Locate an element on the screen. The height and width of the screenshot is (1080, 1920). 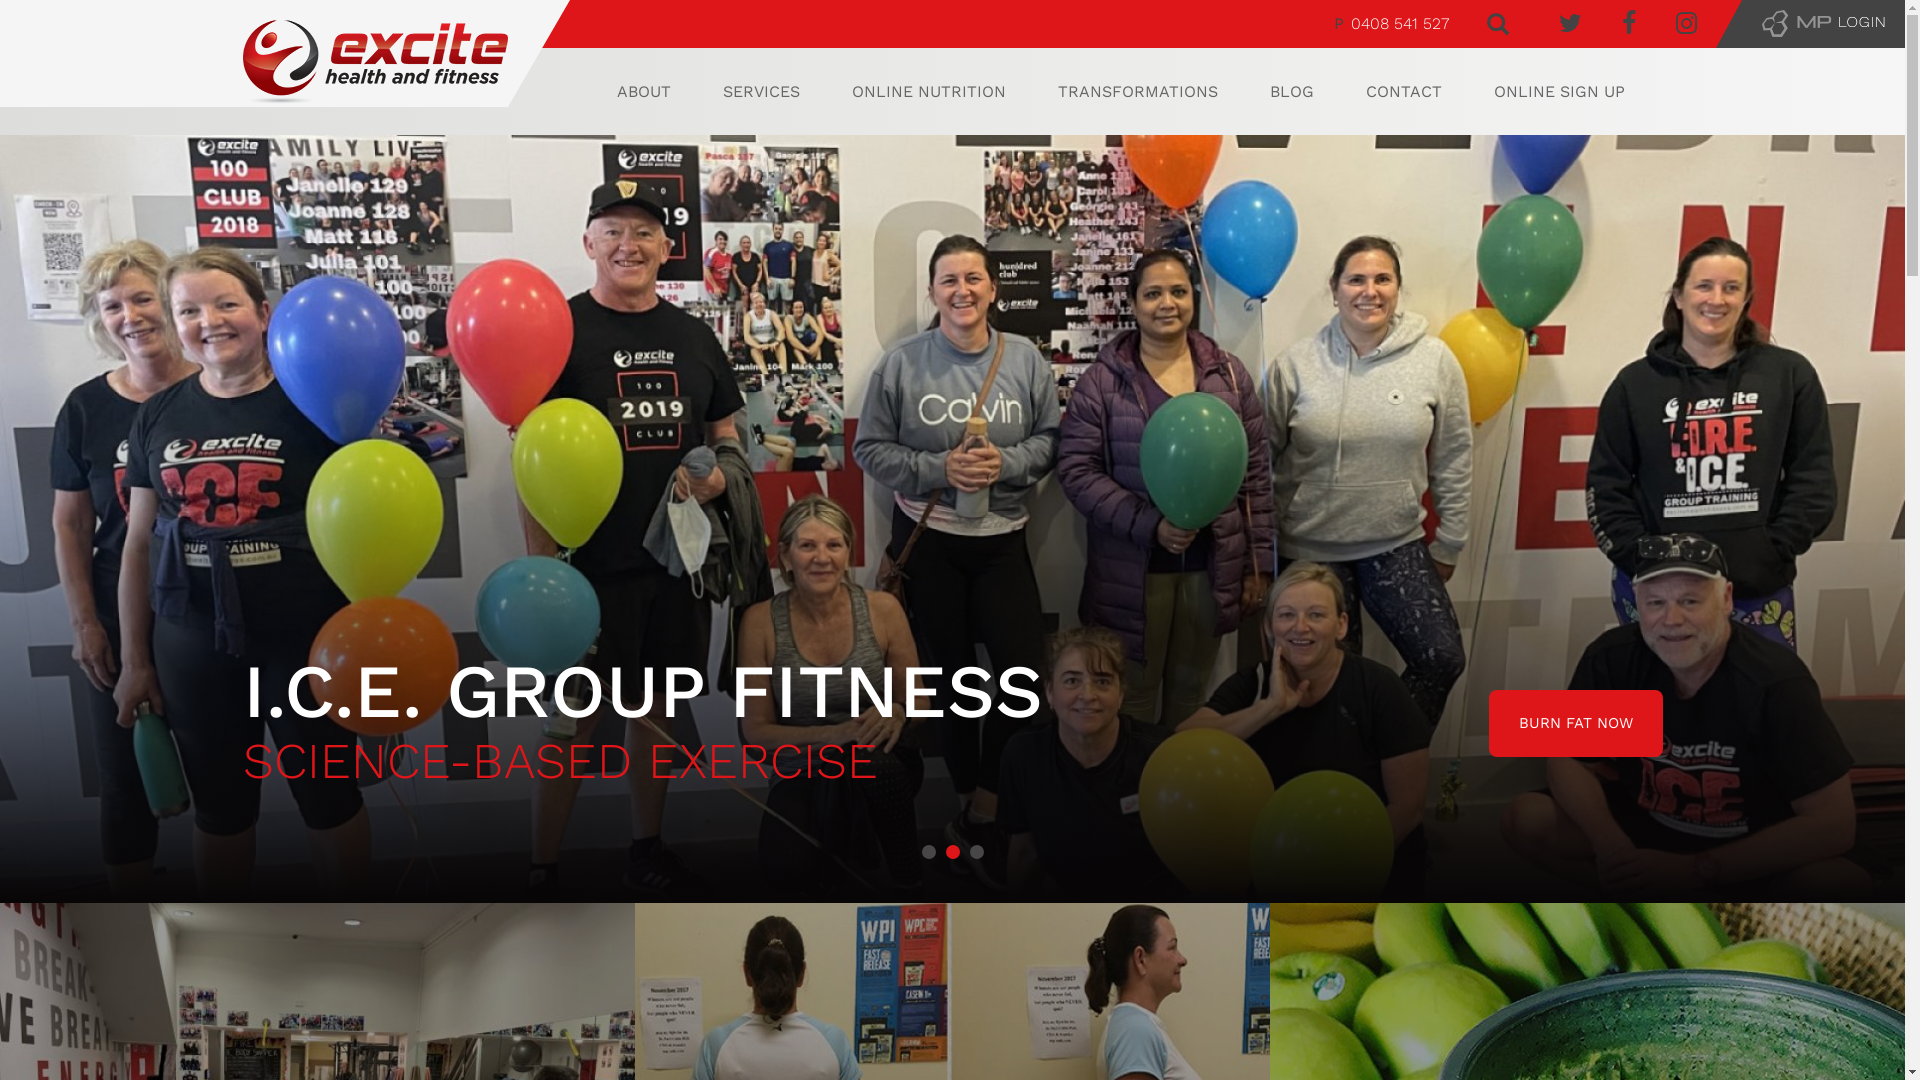
'TRANSFORMATIONS' is located at coordinates (1056, 91).